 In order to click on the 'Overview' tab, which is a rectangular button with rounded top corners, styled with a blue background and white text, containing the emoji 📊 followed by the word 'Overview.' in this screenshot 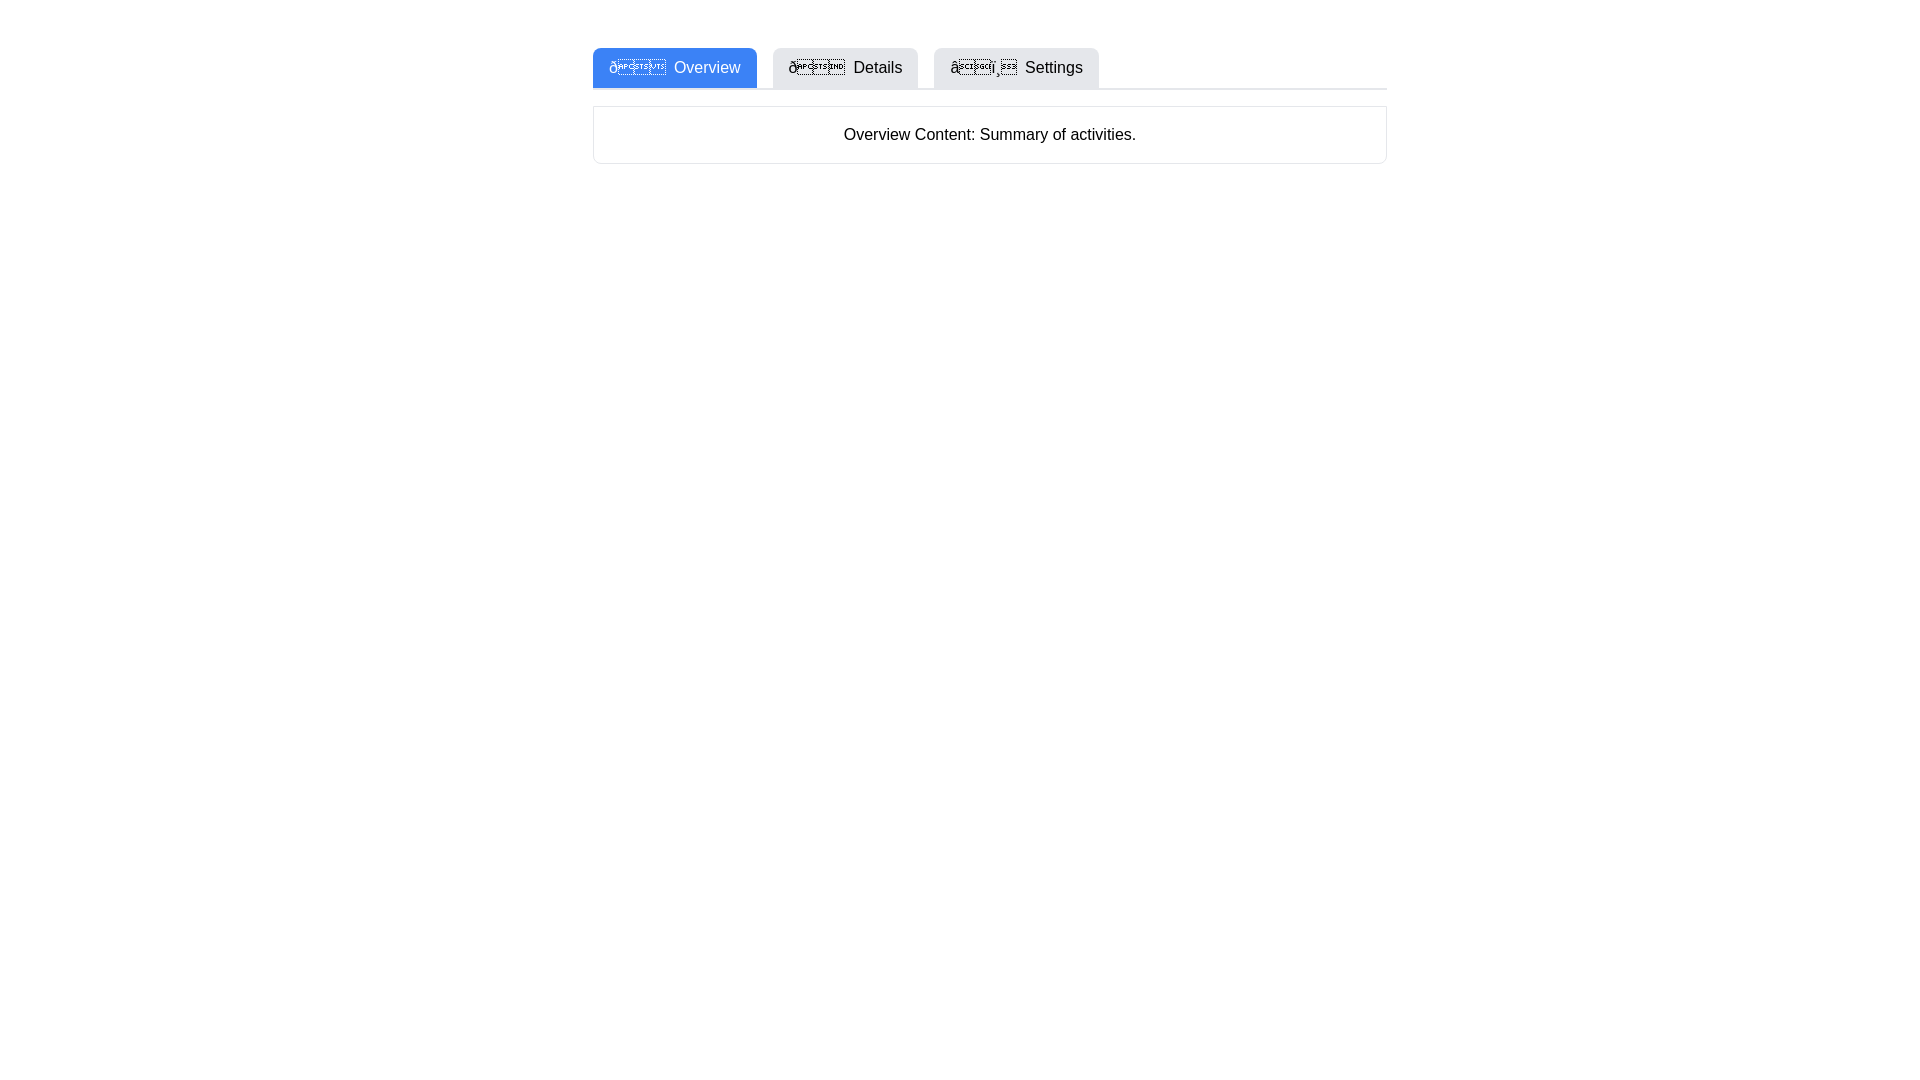, I will do `click(674, 67)`.